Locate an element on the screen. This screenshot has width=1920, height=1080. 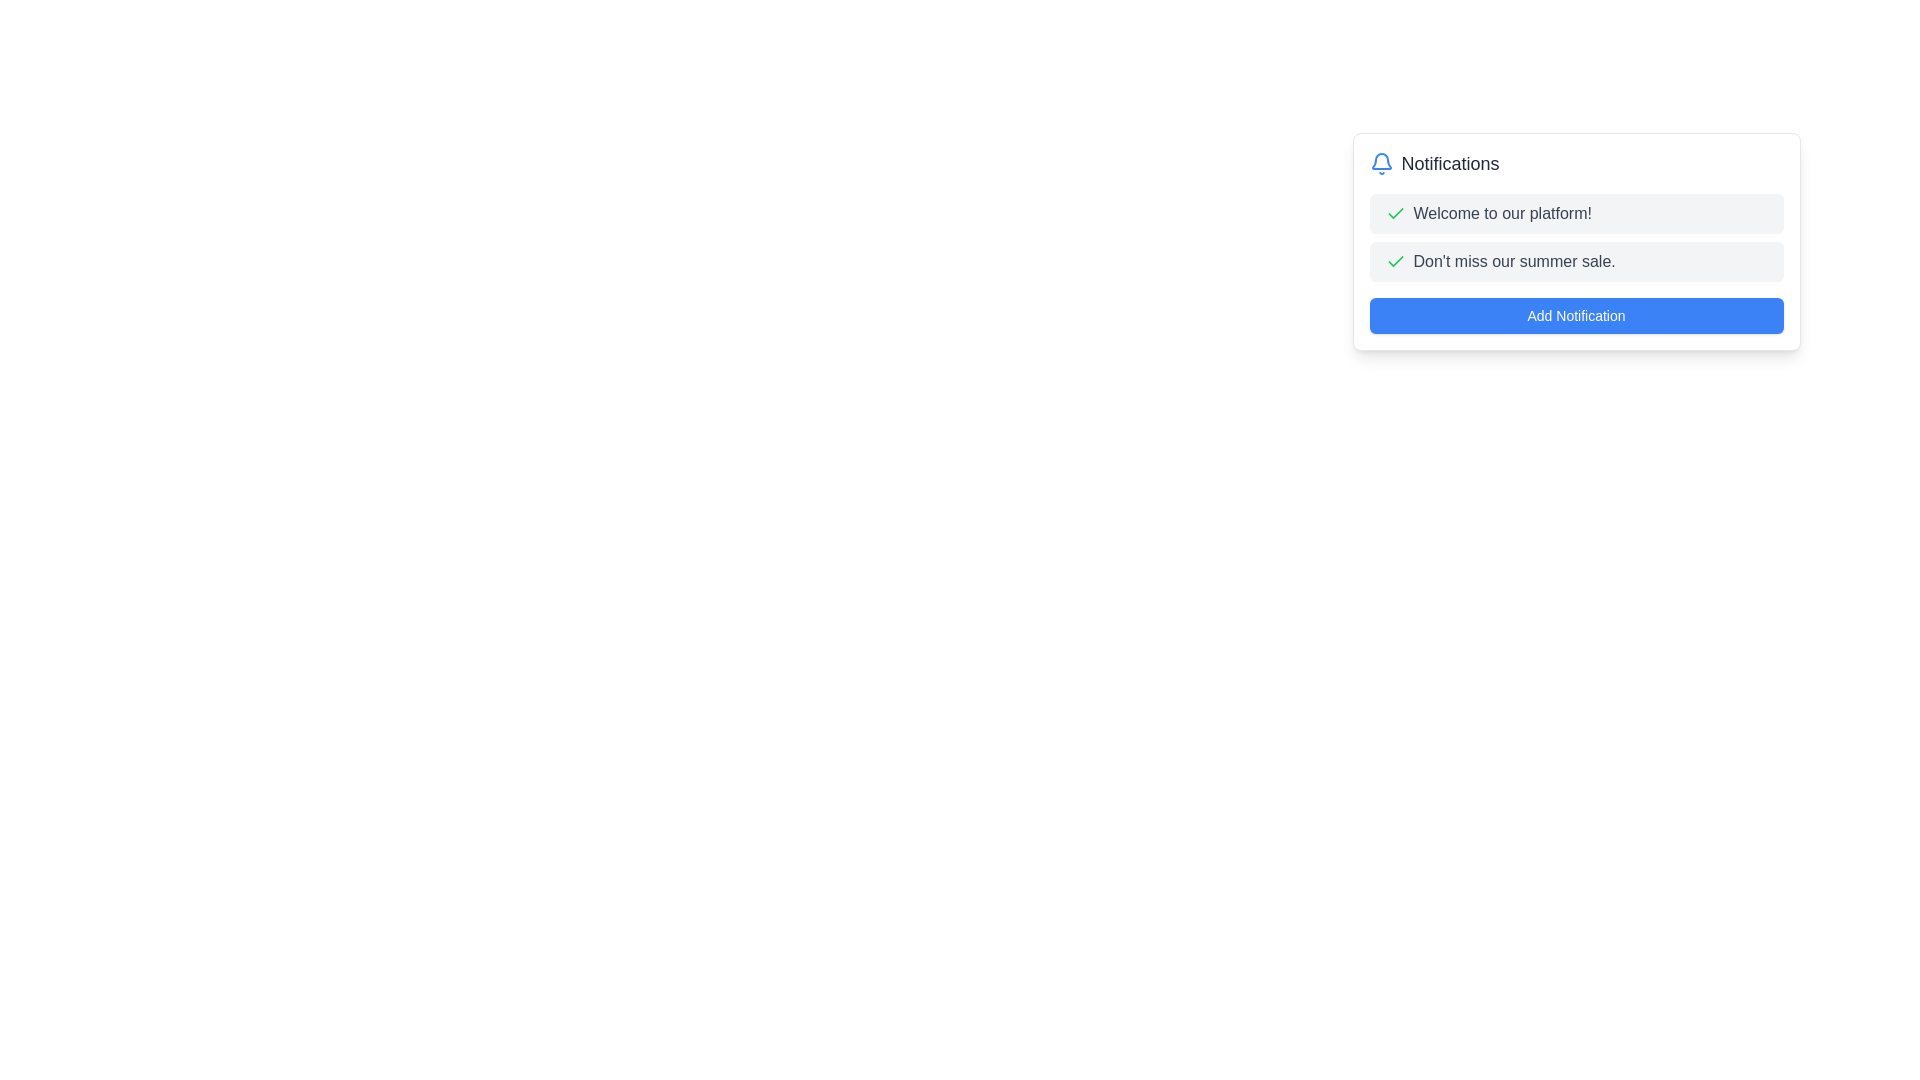
the success indicator icon located on the left side of the text that states, "Don't miss our summer sale," in the second notification row of the notification box is located at coordinates (1394, 261).